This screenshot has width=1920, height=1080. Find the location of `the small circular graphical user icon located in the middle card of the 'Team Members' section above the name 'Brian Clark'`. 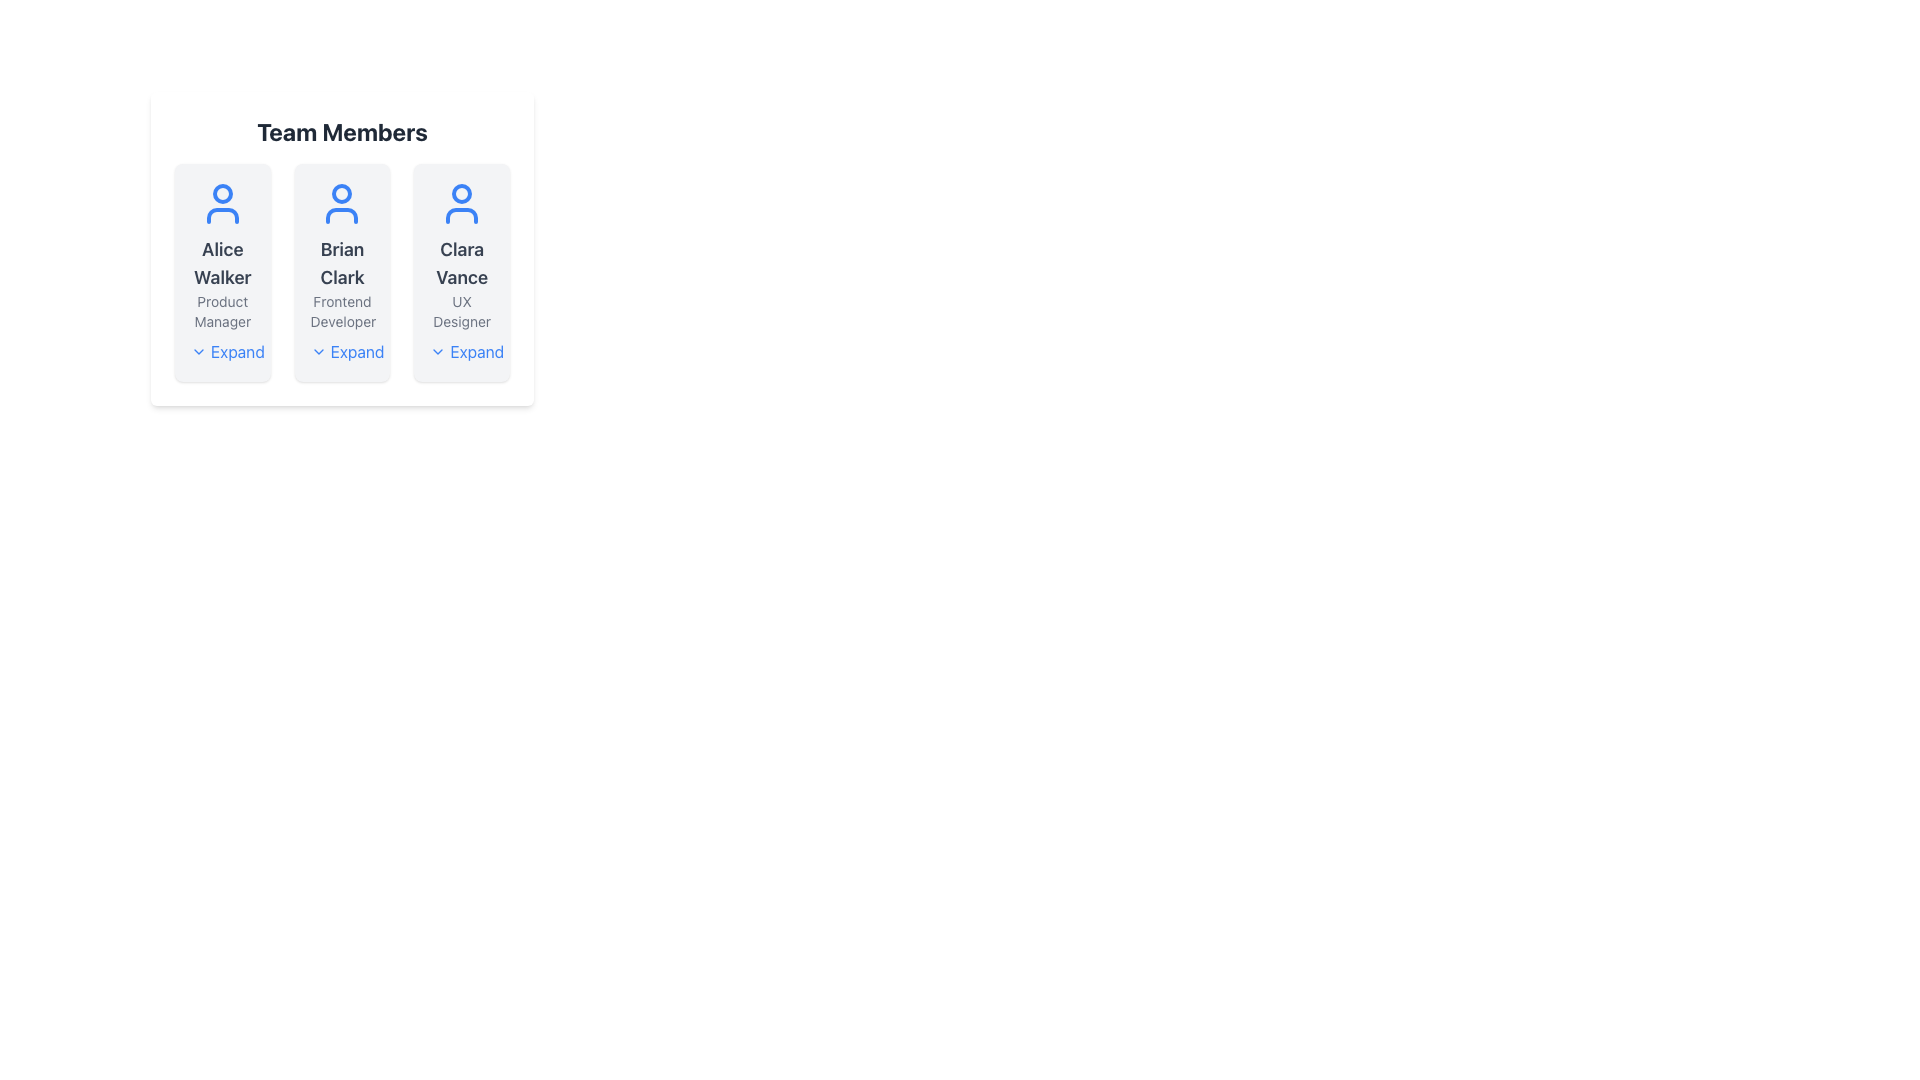

the small circular graphical user icon located in the middle card of the 'Team Members' section above the name 'Brian Clark' is located at coordinates (342, 193).